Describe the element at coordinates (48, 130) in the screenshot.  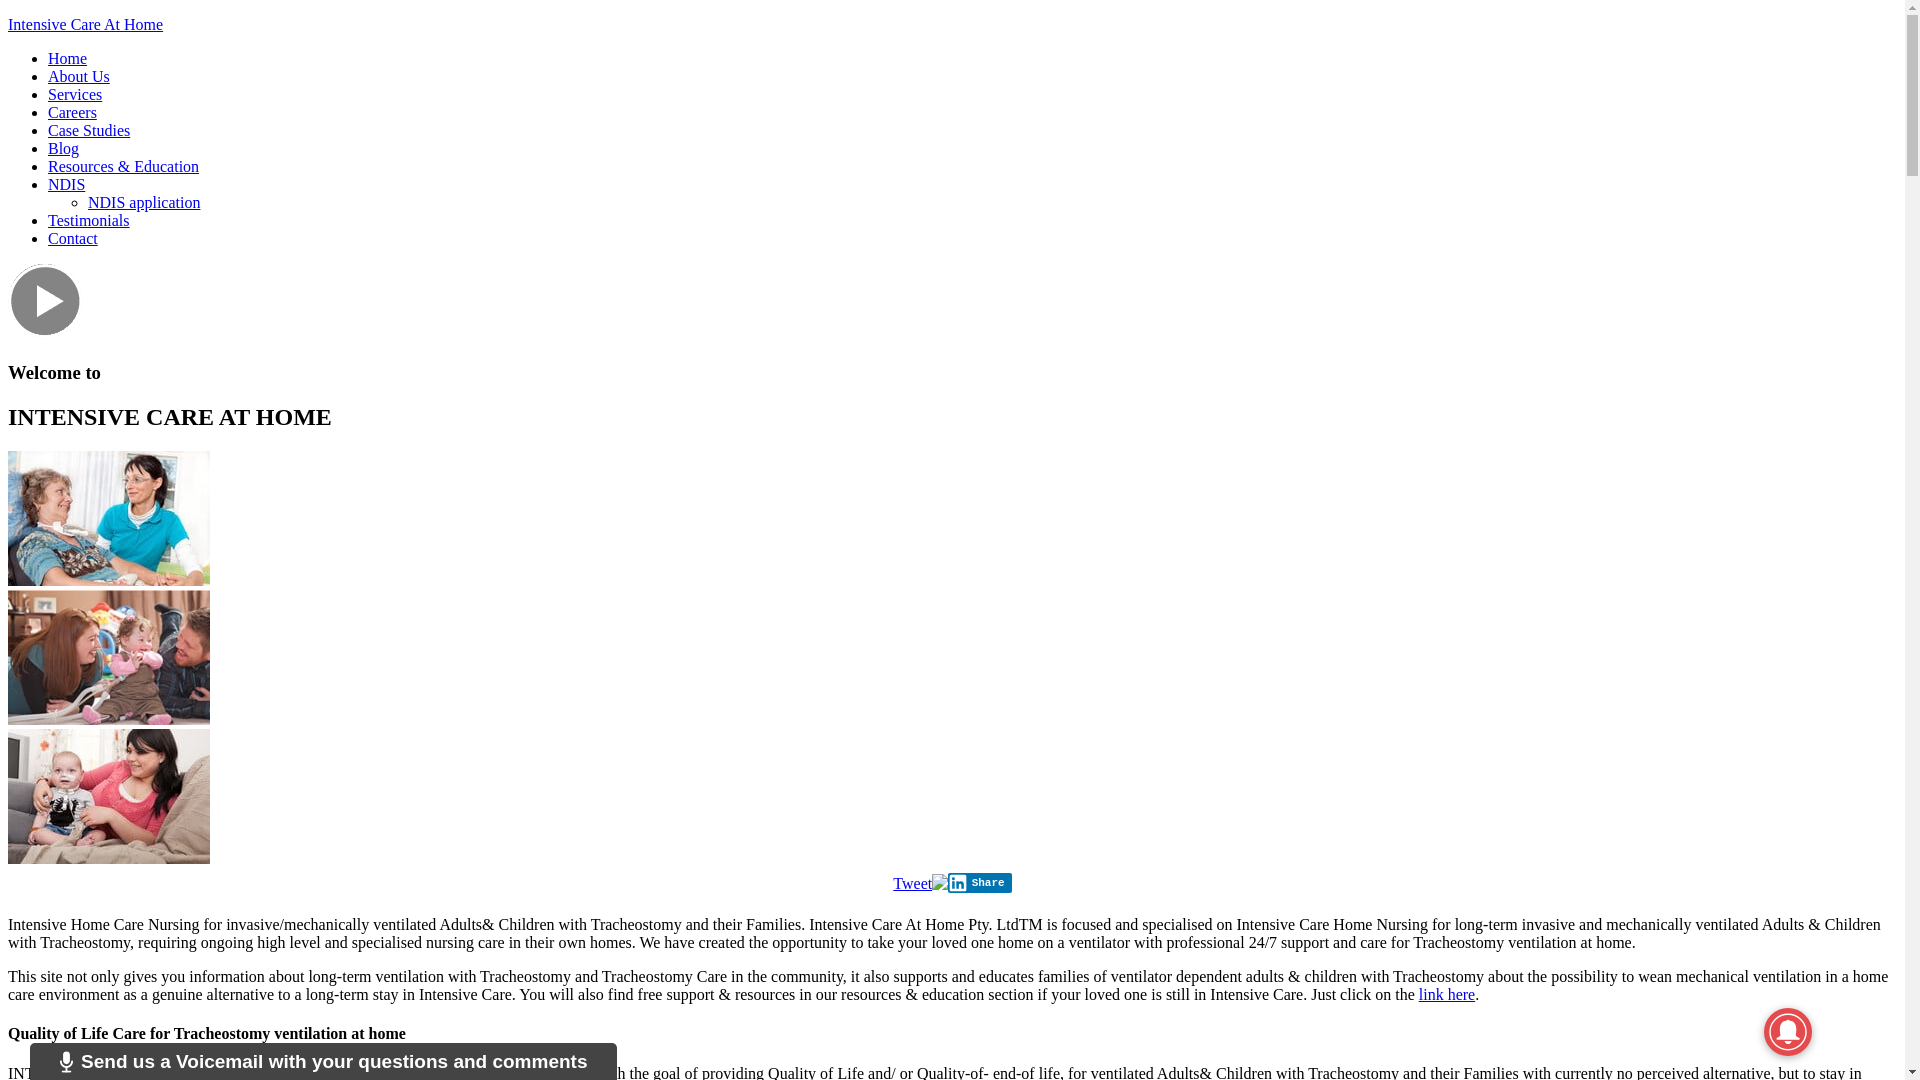
I see `'Case Studies'` at that location.